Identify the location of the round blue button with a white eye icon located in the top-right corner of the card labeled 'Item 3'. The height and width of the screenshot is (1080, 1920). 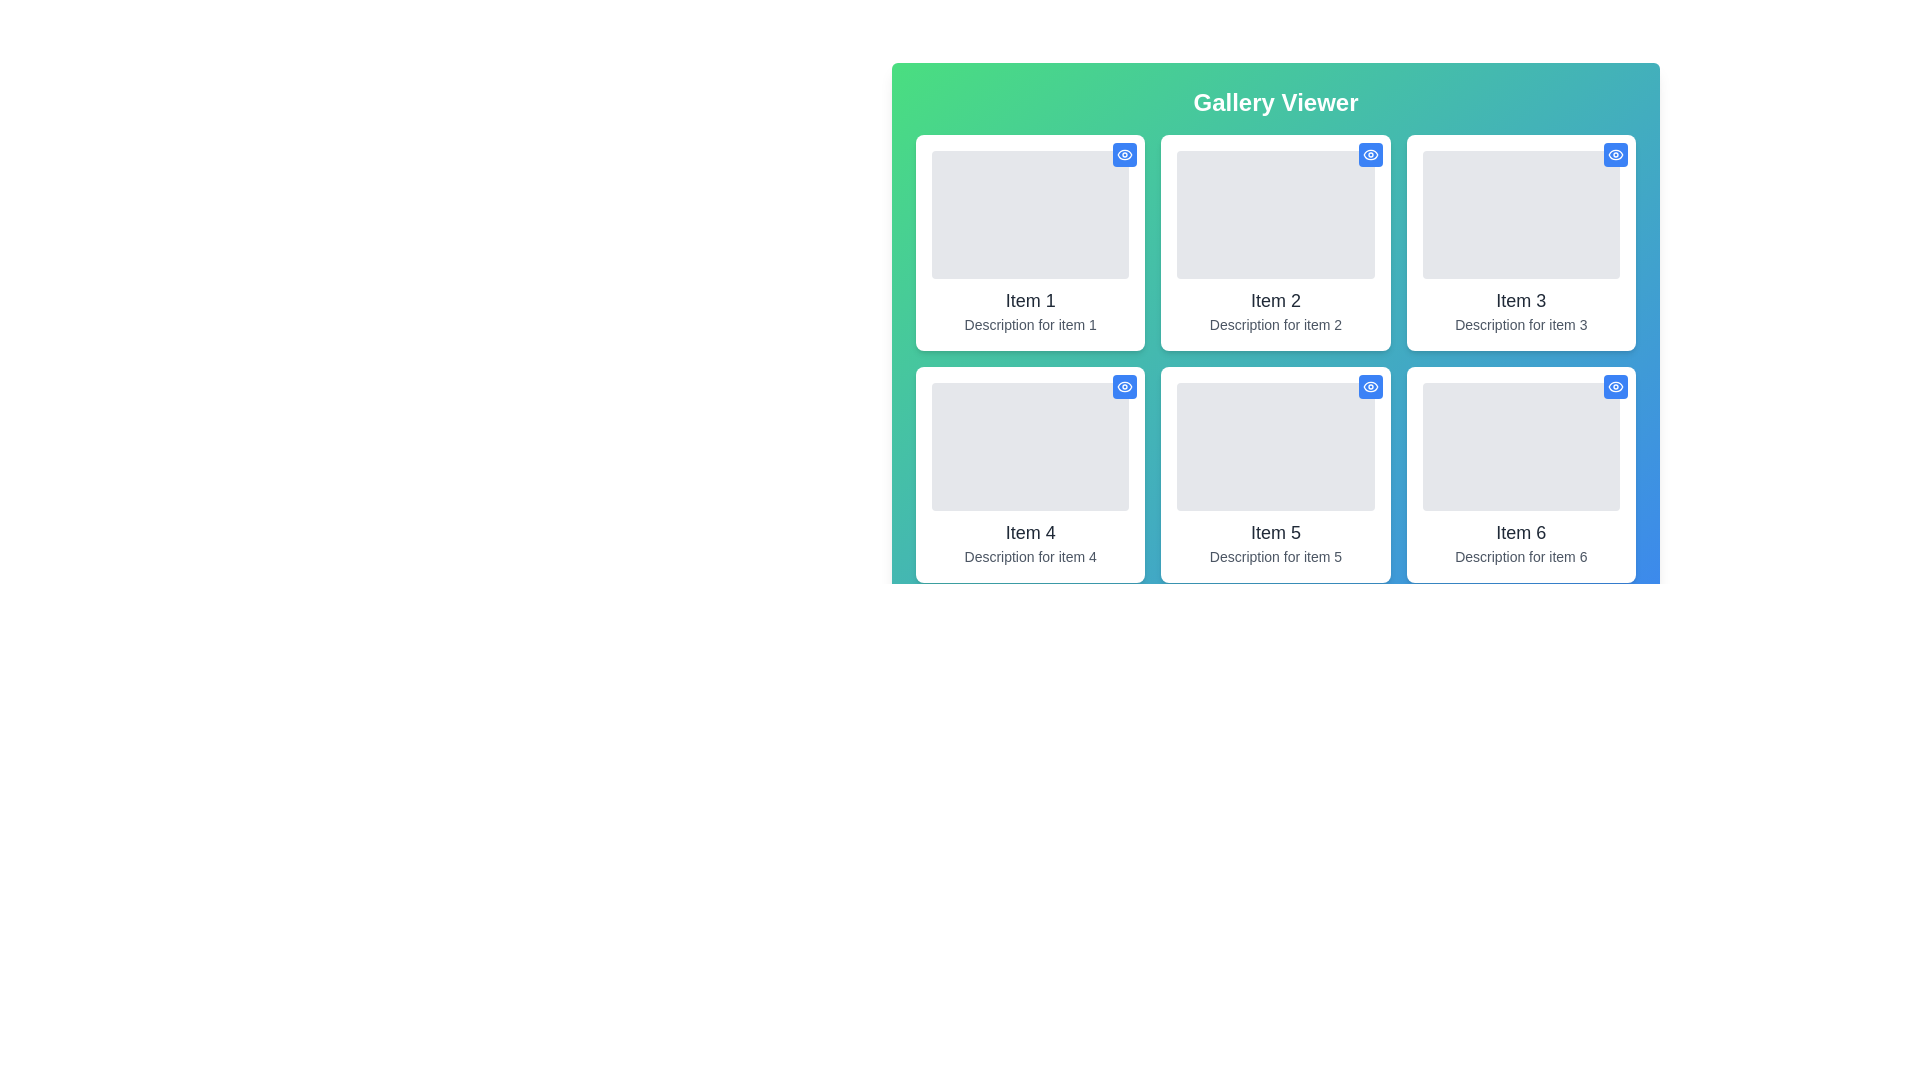
(1616, 153).